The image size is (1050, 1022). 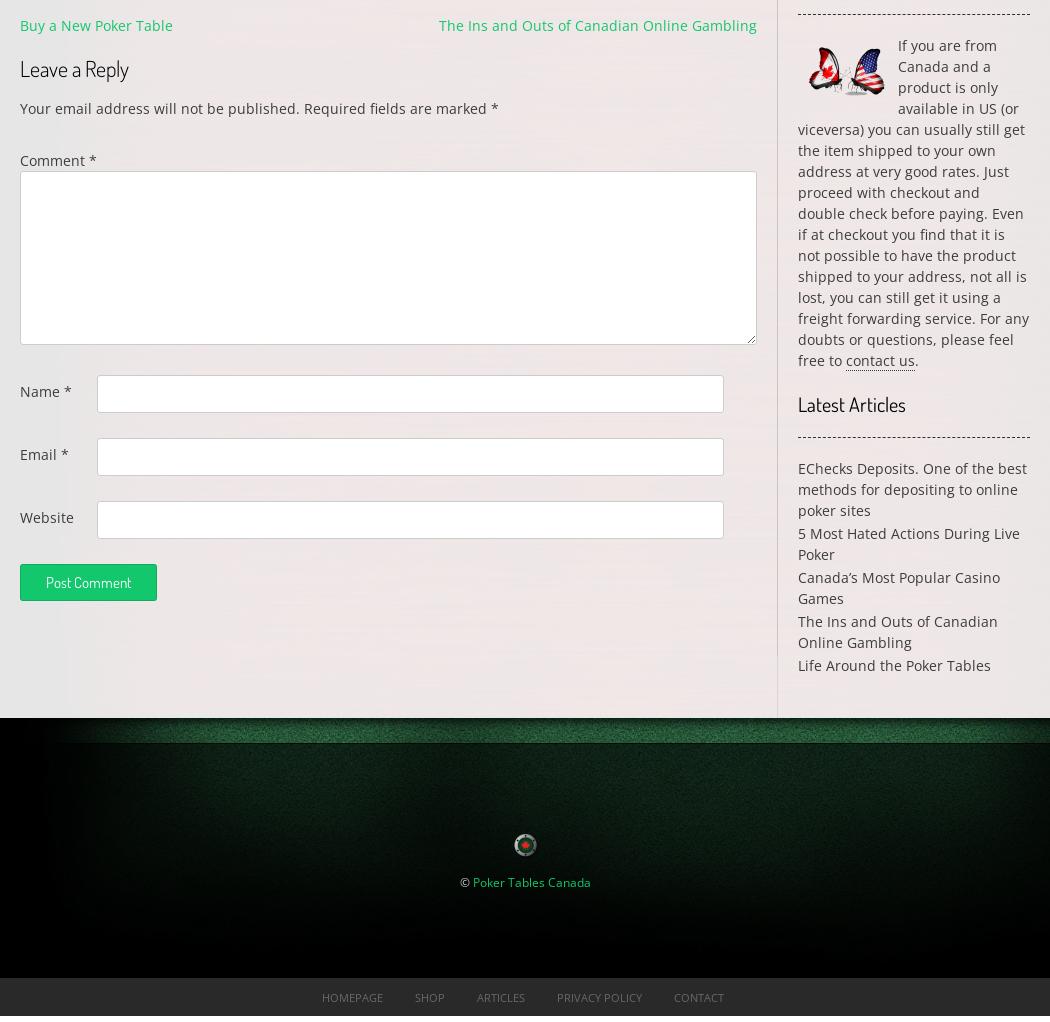 What do you see at coordinates (499, 996) in the screenshot?
I see `'Articles'` at bounding box center [499, 996].